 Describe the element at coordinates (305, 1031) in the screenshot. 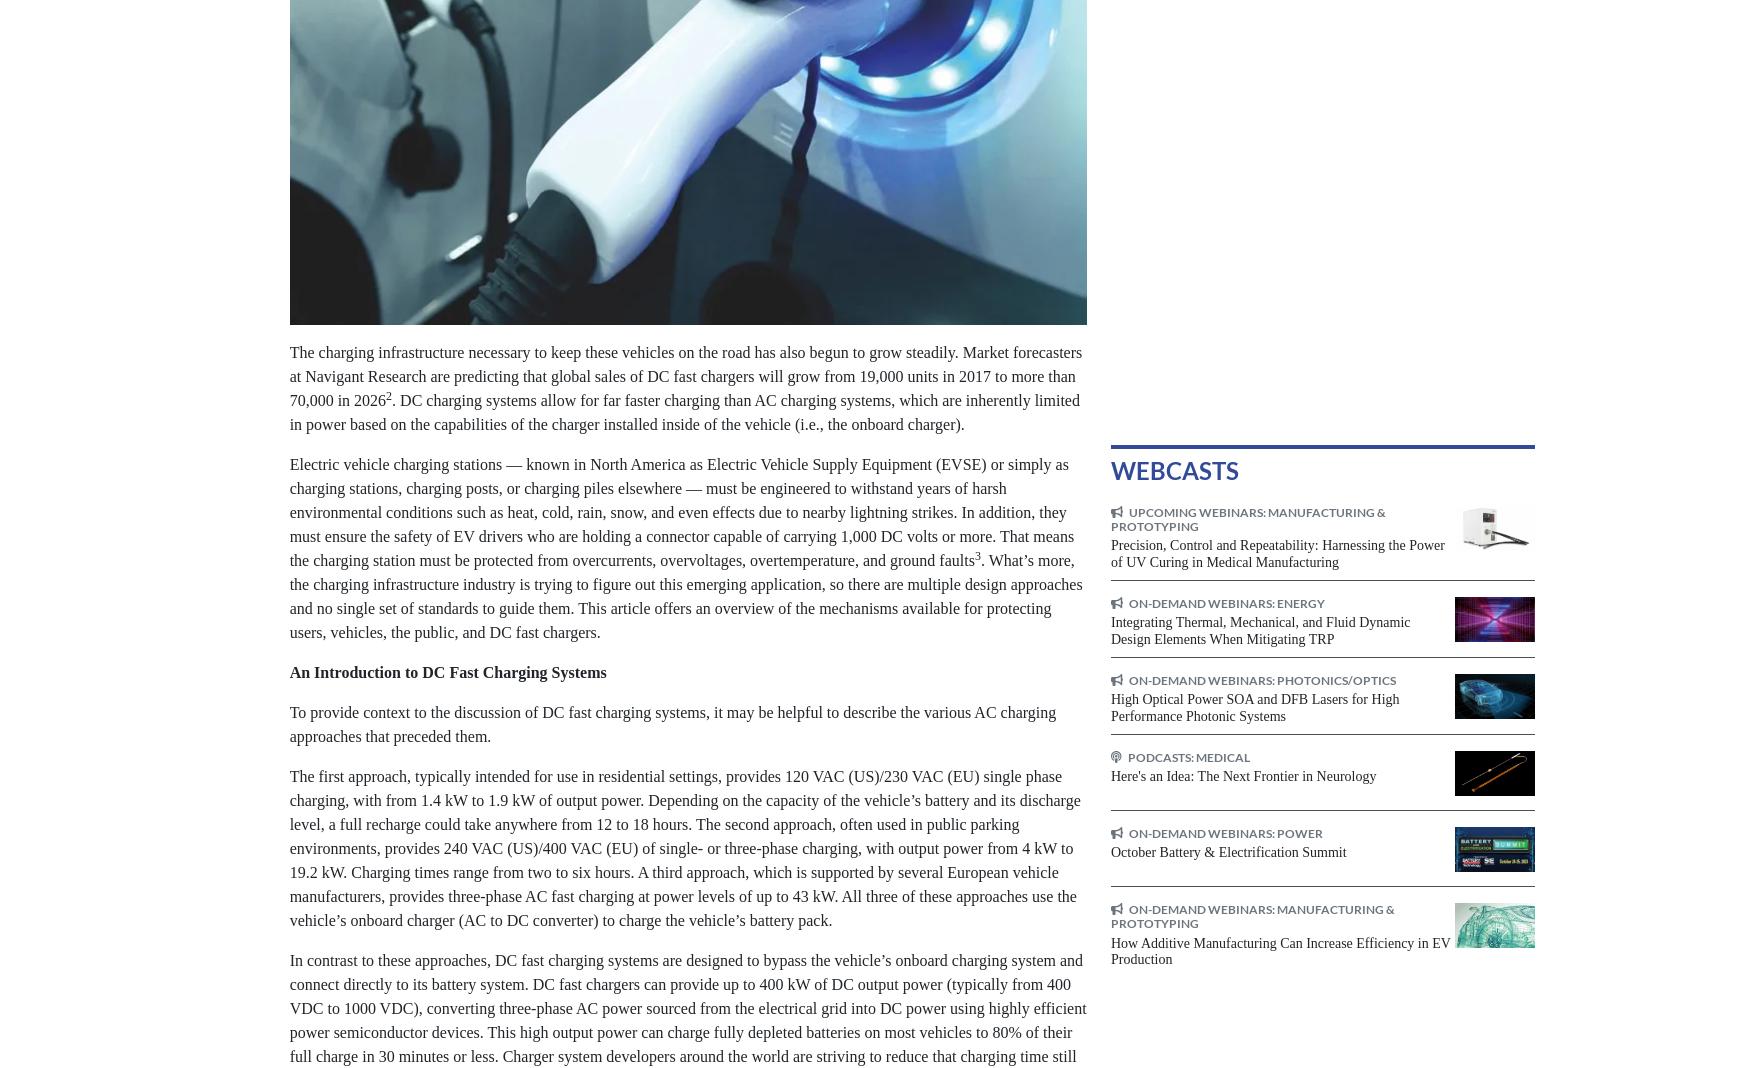

I see `'© 2009-2023 SAE Media Group'` at that location.